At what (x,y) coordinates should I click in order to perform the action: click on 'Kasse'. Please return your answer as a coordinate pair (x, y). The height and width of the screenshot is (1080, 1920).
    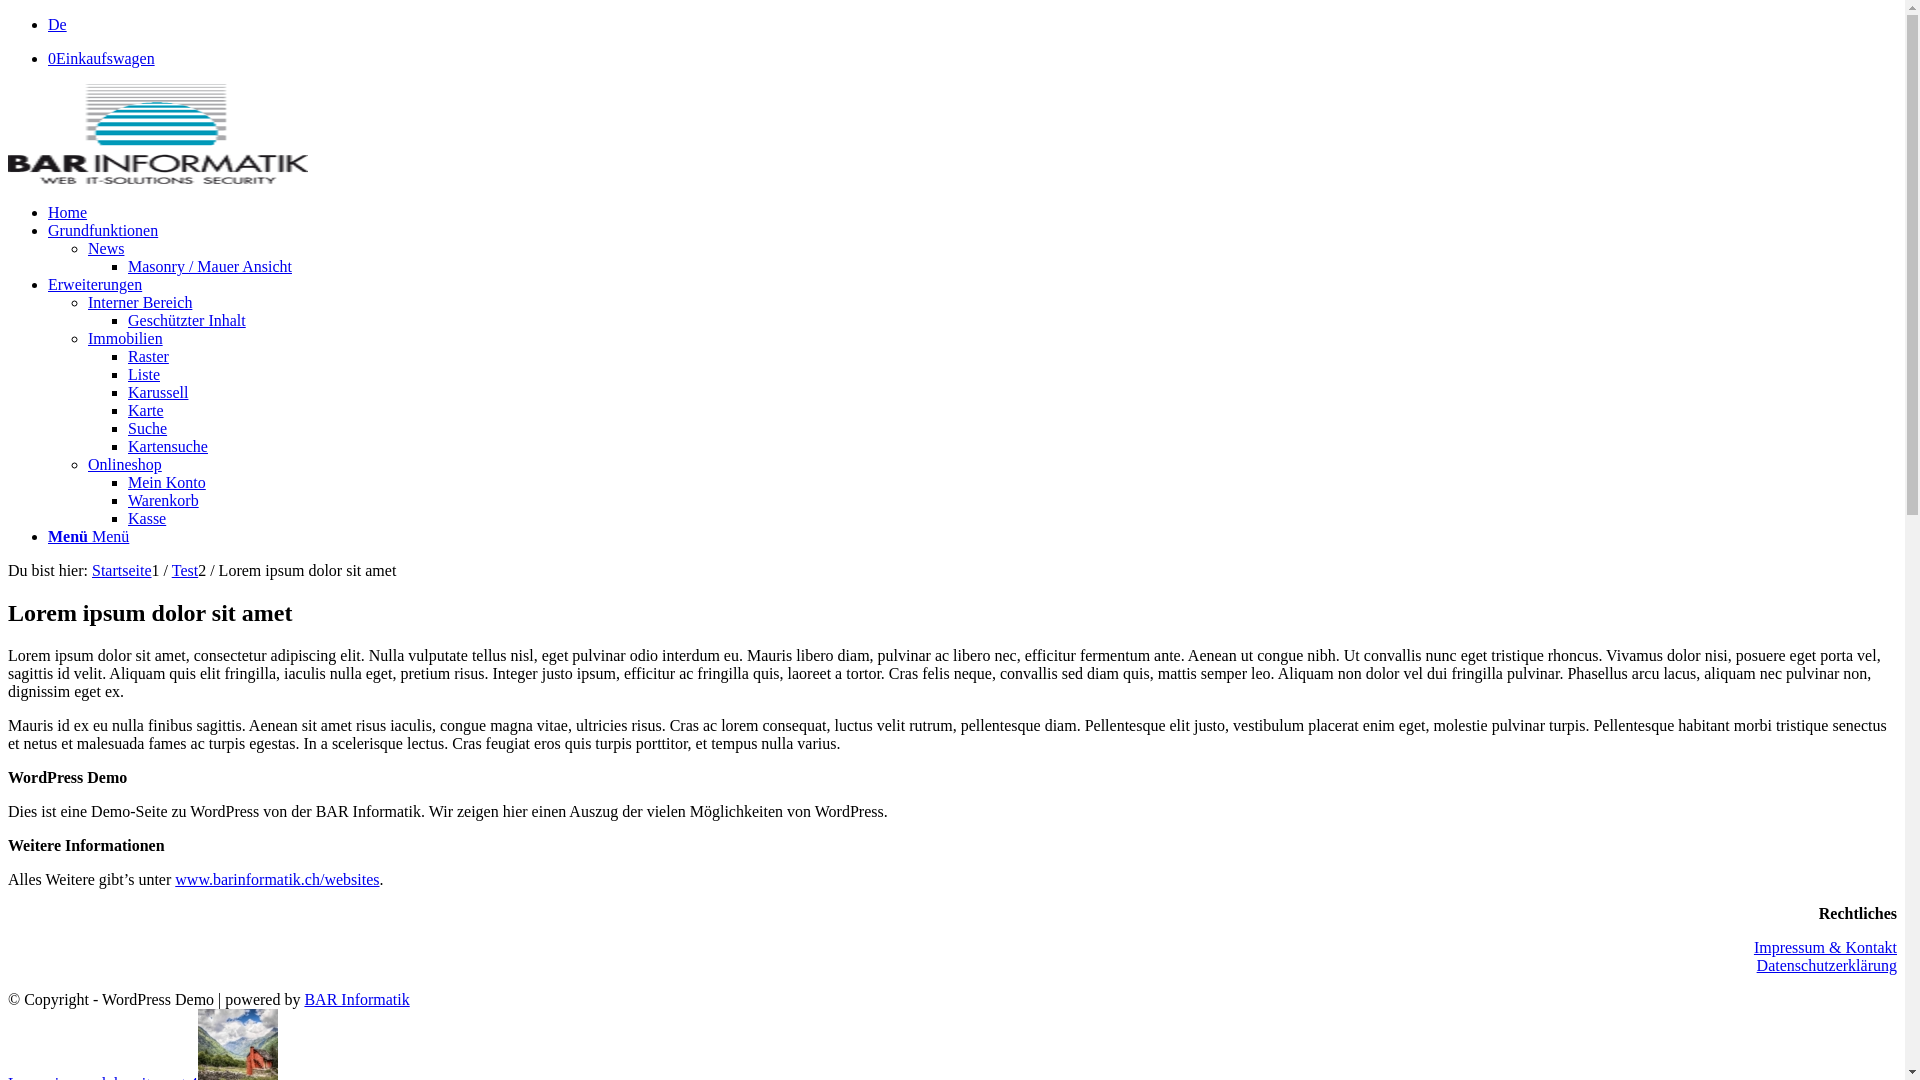
    Looking at the image, I should click on (146, 517).